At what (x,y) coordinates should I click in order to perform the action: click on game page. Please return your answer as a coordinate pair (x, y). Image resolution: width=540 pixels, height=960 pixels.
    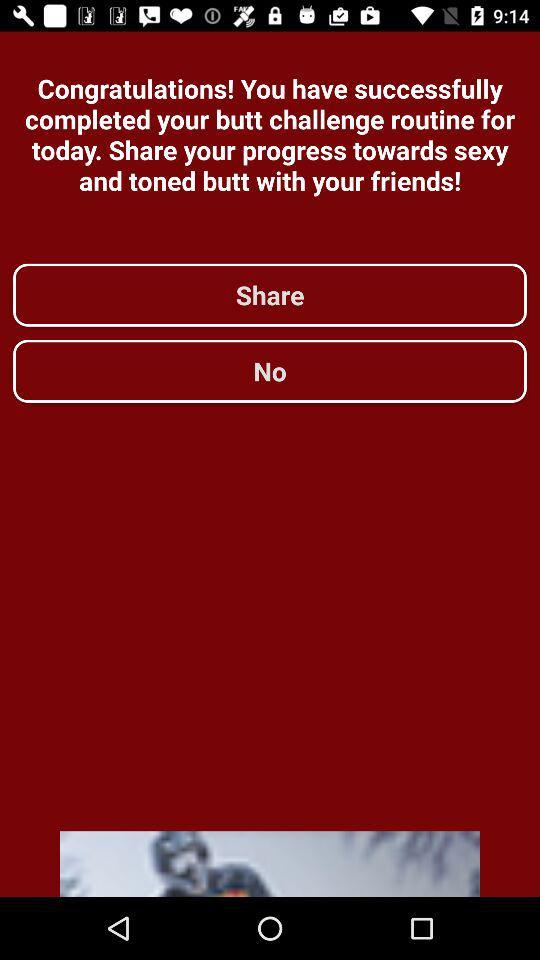
    Looking at the image, I should click on (270, 863).